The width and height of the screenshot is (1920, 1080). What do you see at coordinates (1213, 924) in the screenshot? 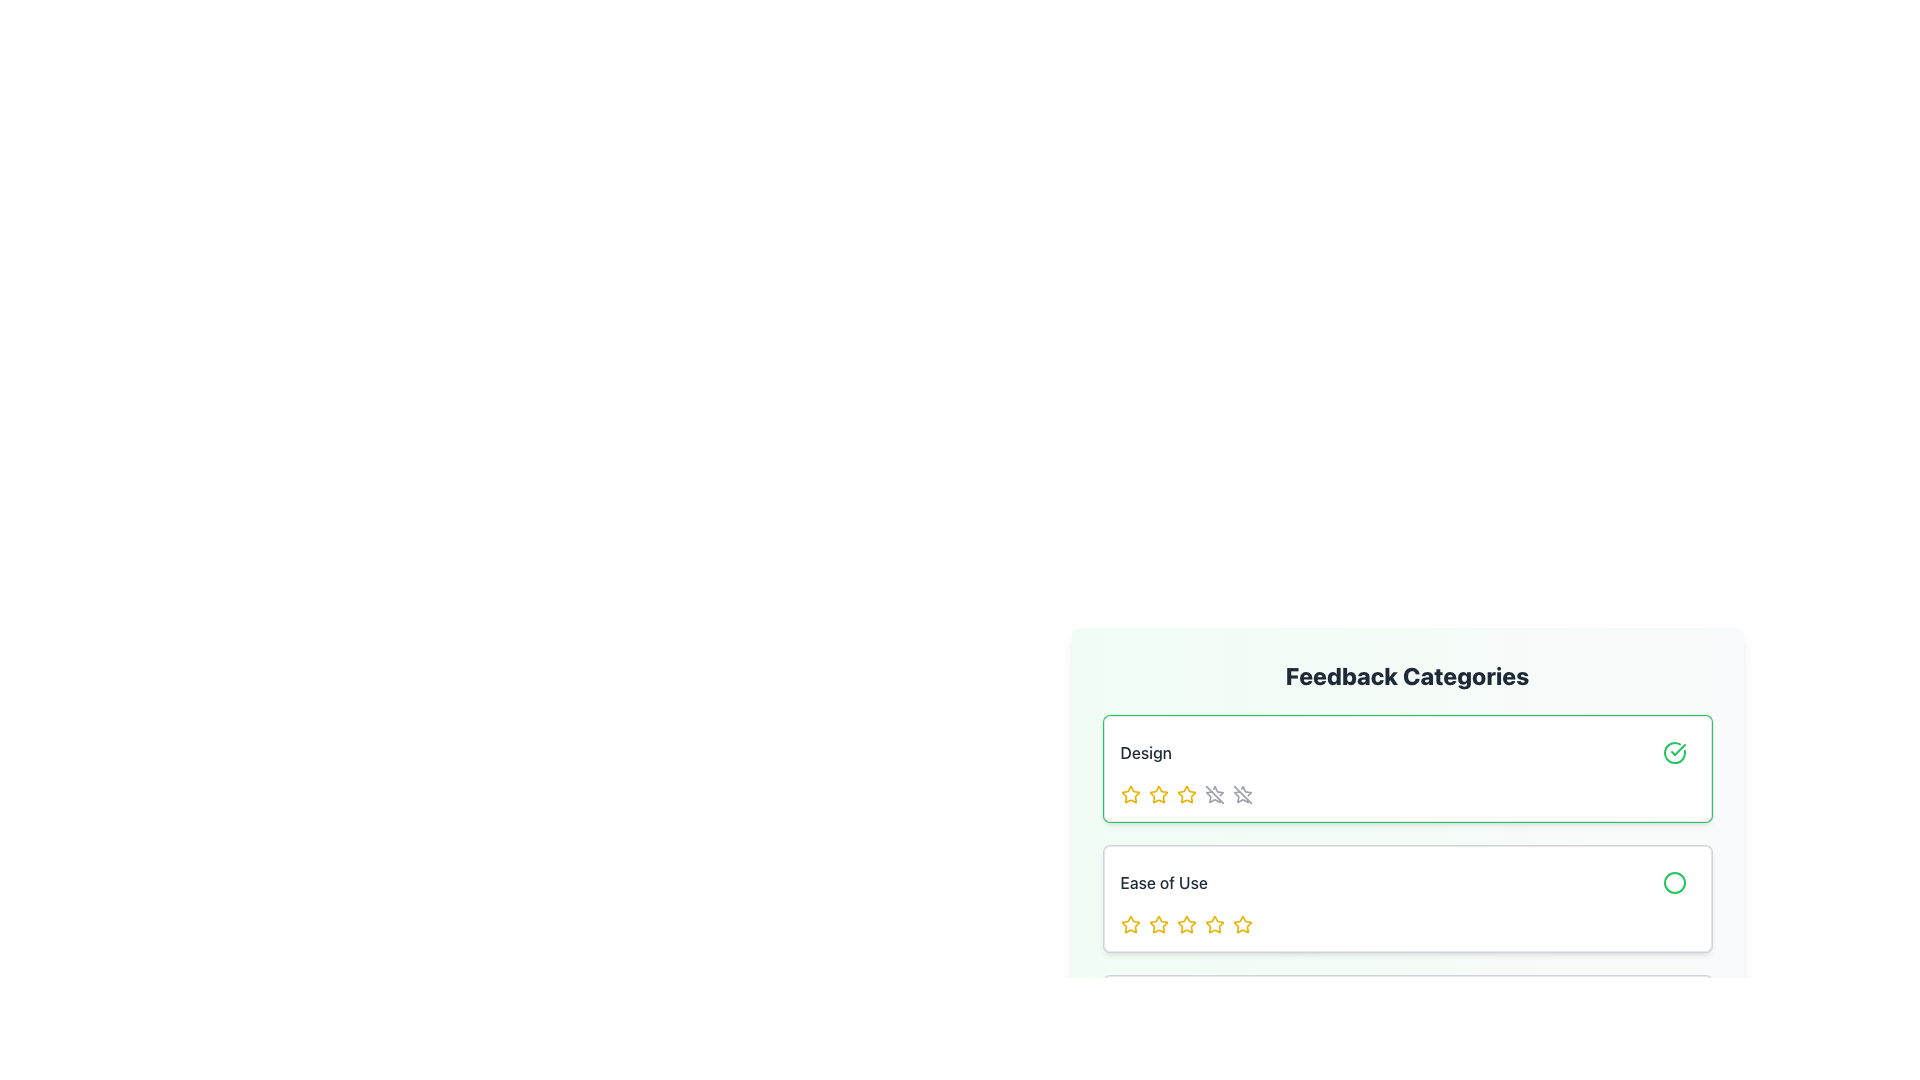
I see `the third star in the second row of the rating component for 'Ease of Use'` at bounding box center [1213, 924].